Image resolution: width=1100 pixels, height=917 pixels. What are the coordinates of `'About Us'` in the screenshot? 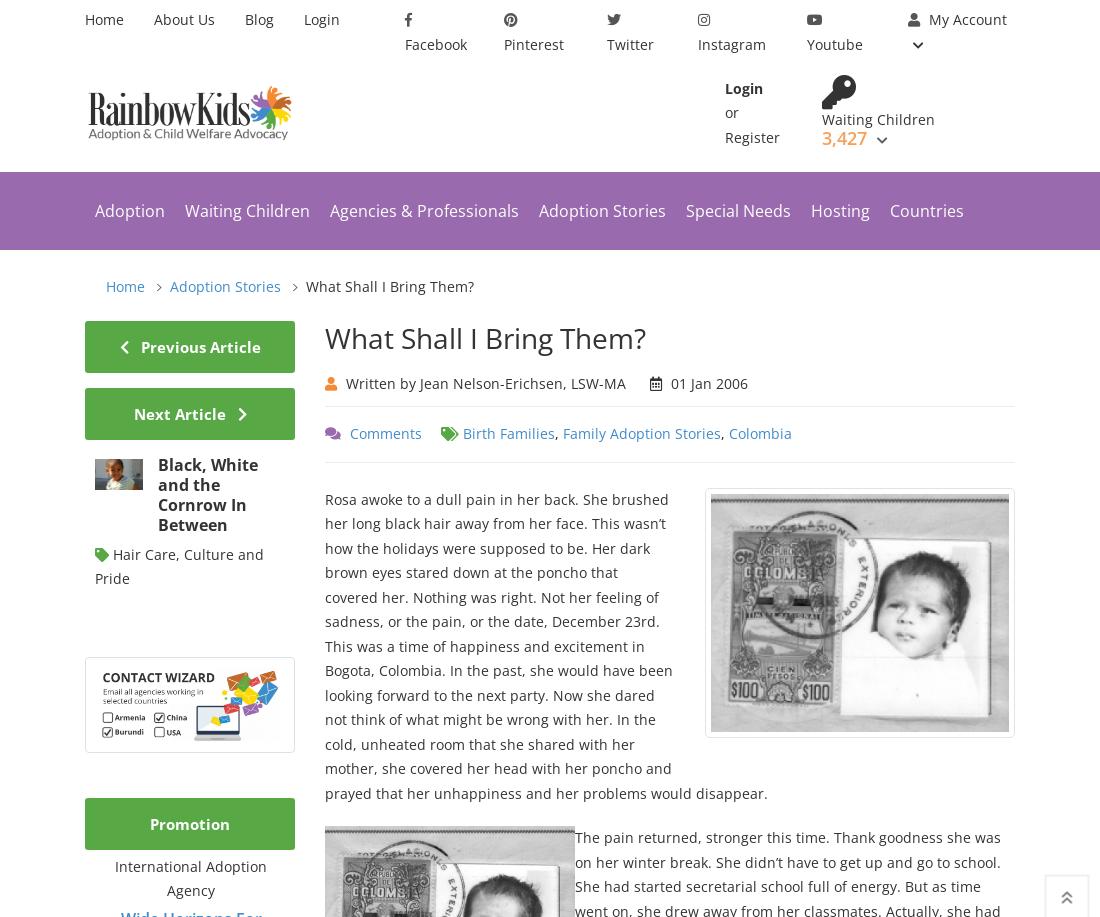 It's located at (183, 19).